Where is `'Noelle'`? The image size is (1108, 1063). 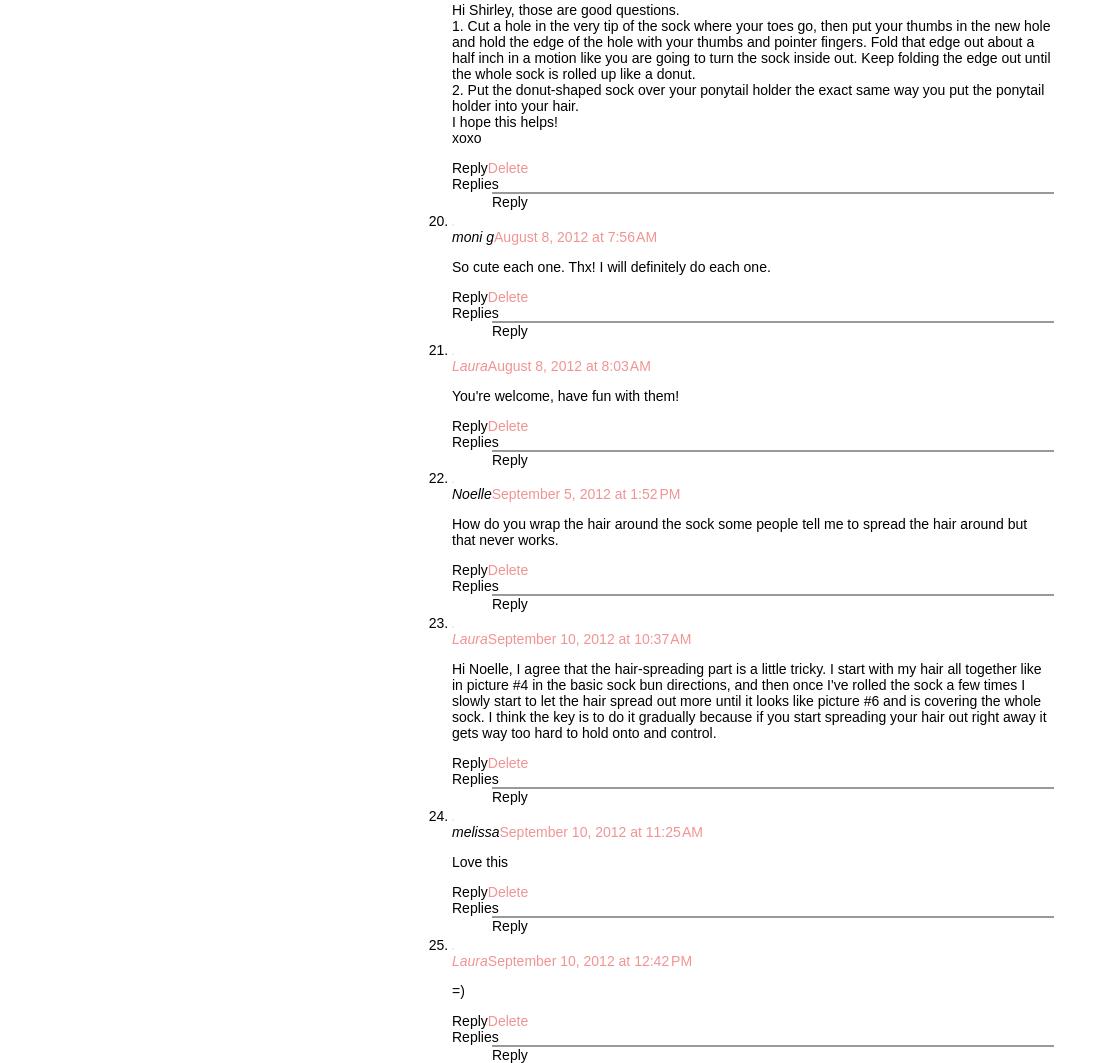 'Noelle' is located at coordinates (450, 493).